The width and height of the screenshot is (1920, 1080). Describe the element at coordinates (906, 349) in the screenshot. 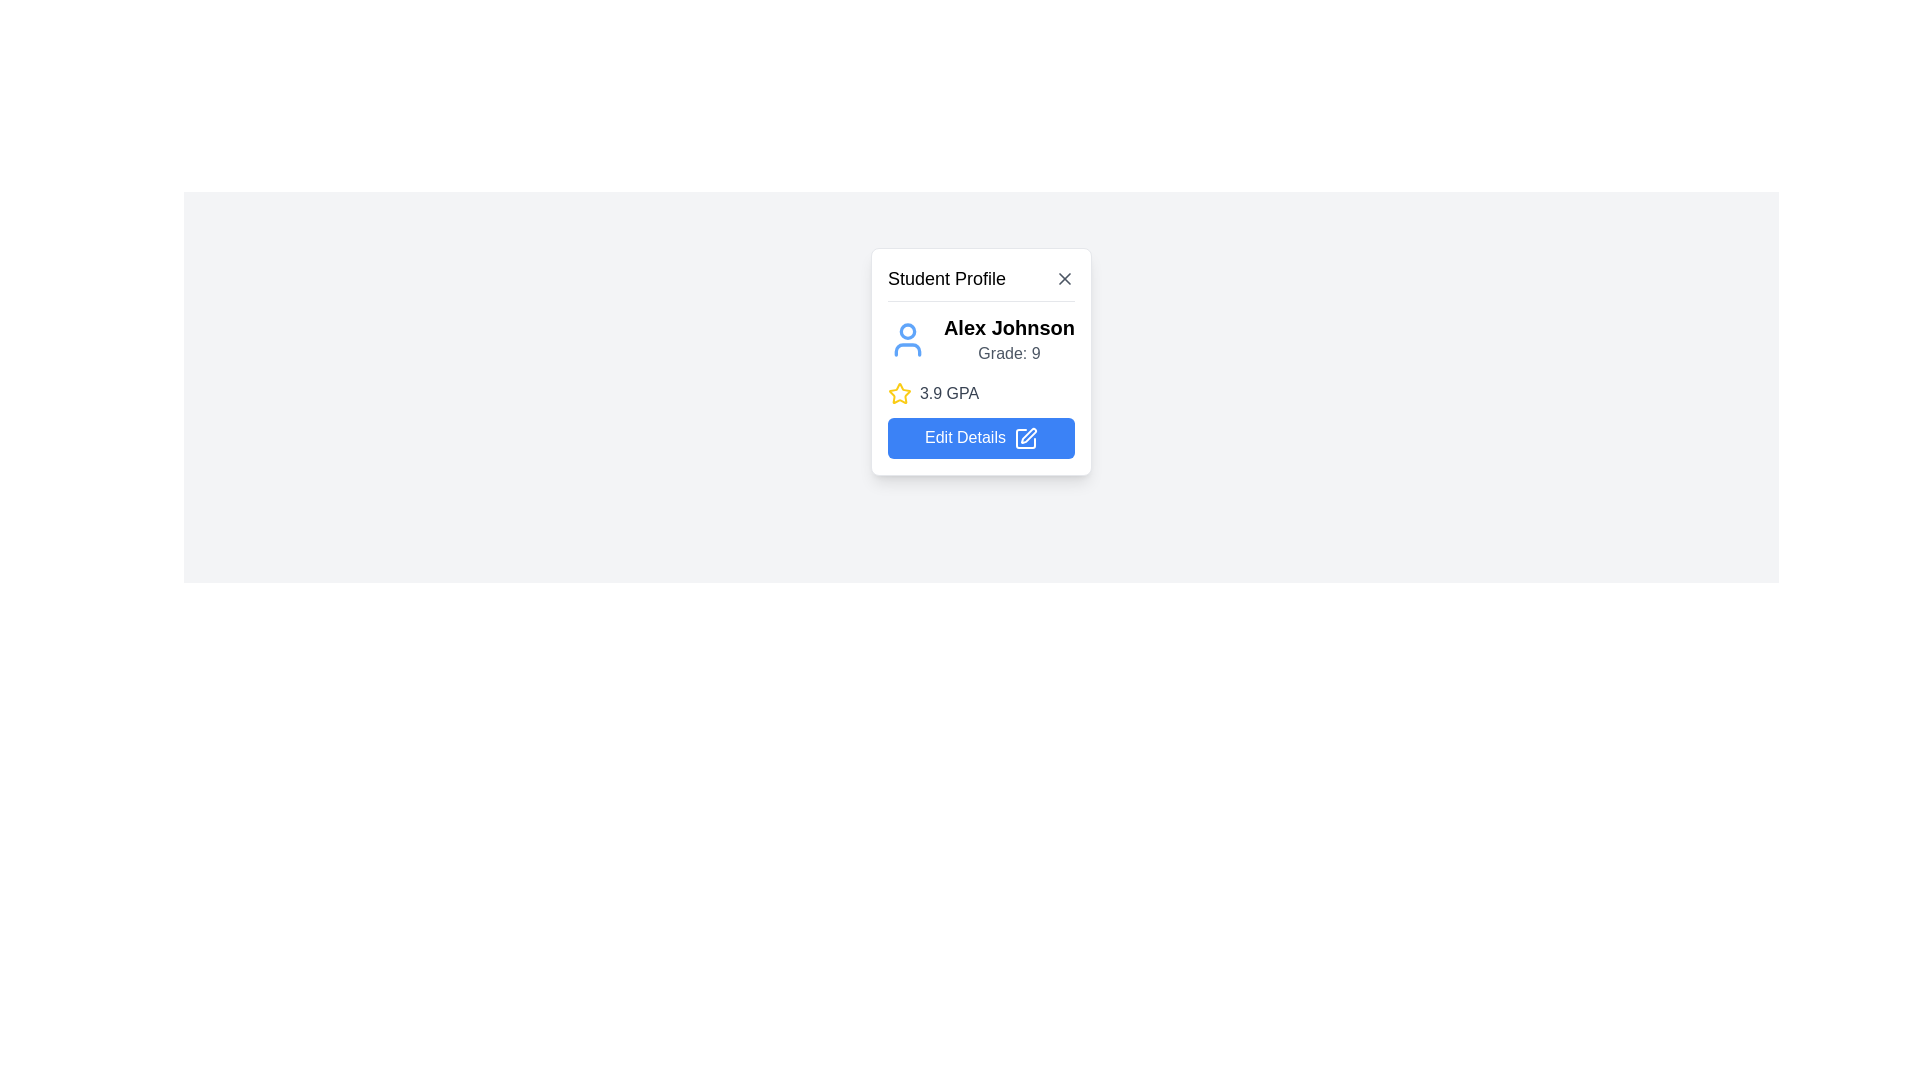

I see `the lower semi-circle of the user icon located within the top-left area of the 'Student Profile' card, adjacent to the user's name and grade information` at that location.